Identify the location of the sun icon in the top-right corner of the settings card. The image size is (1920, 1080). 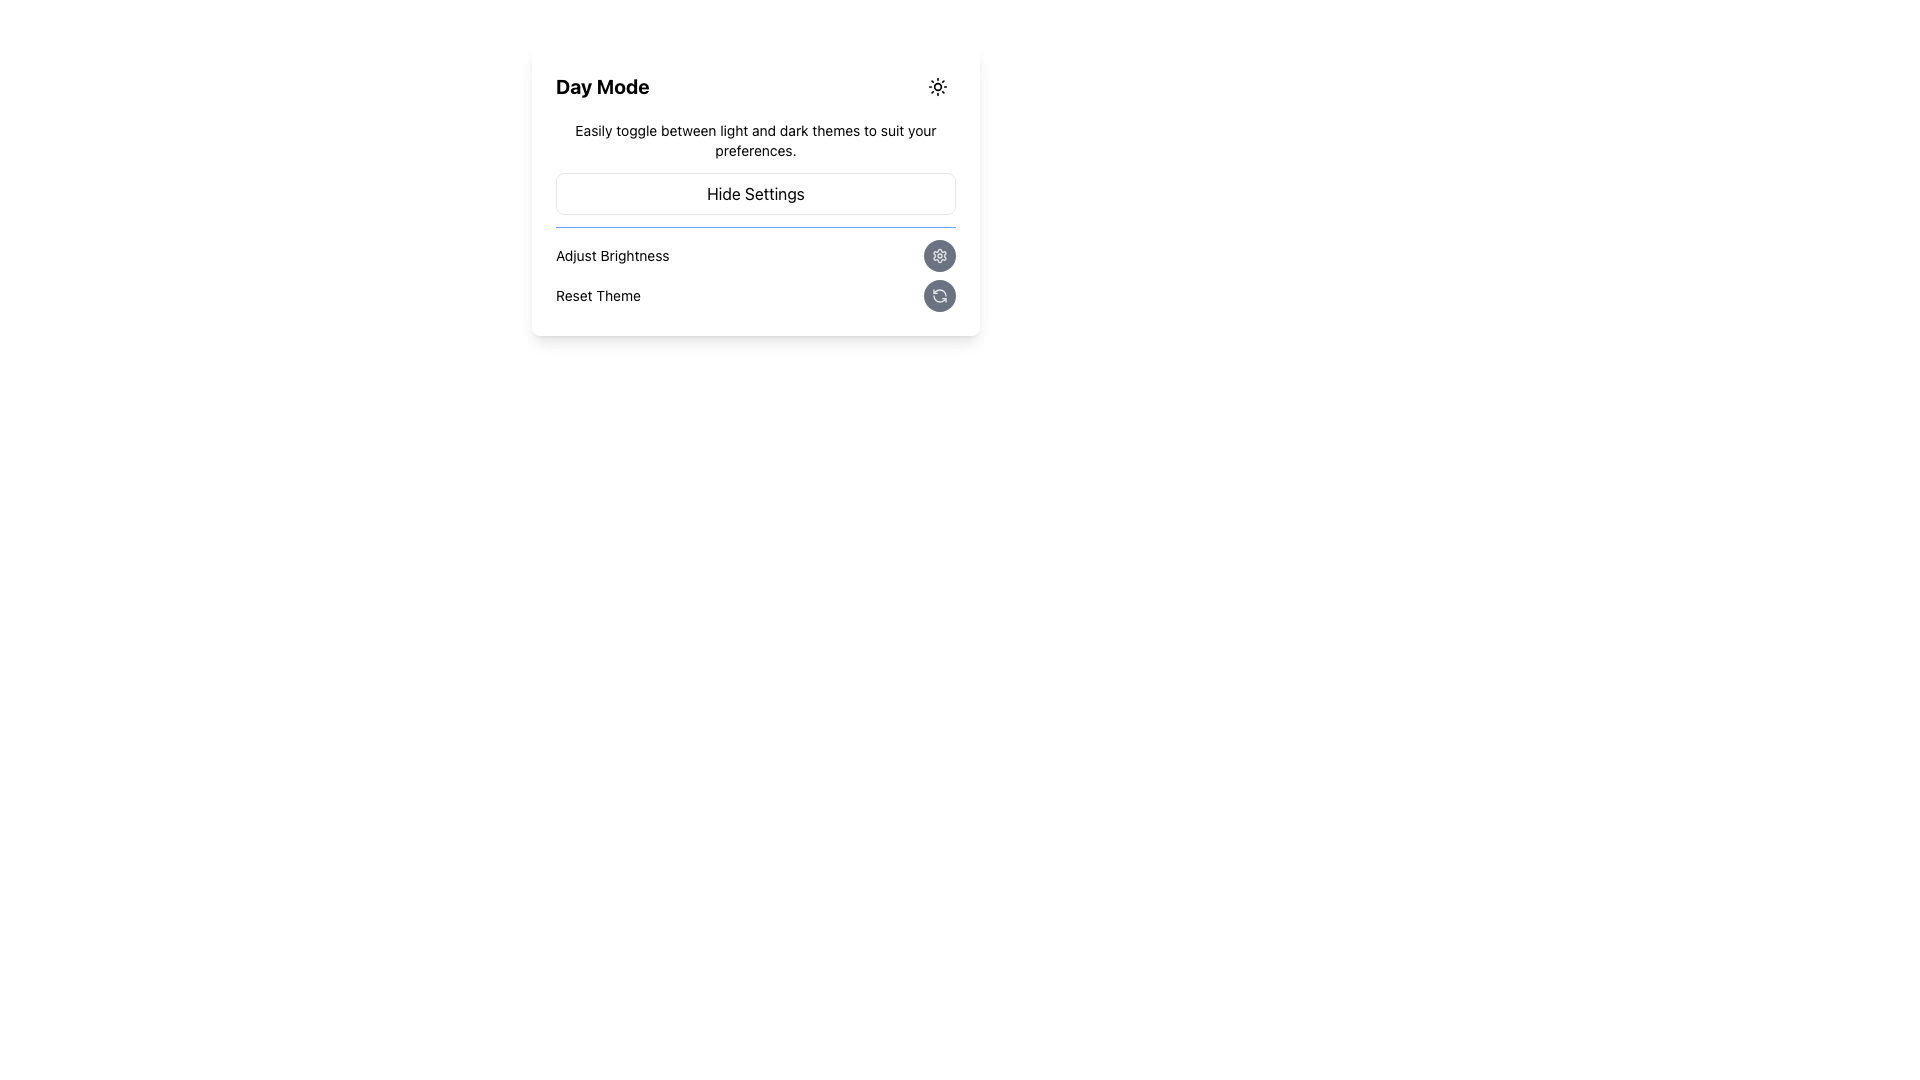
(936, 86).